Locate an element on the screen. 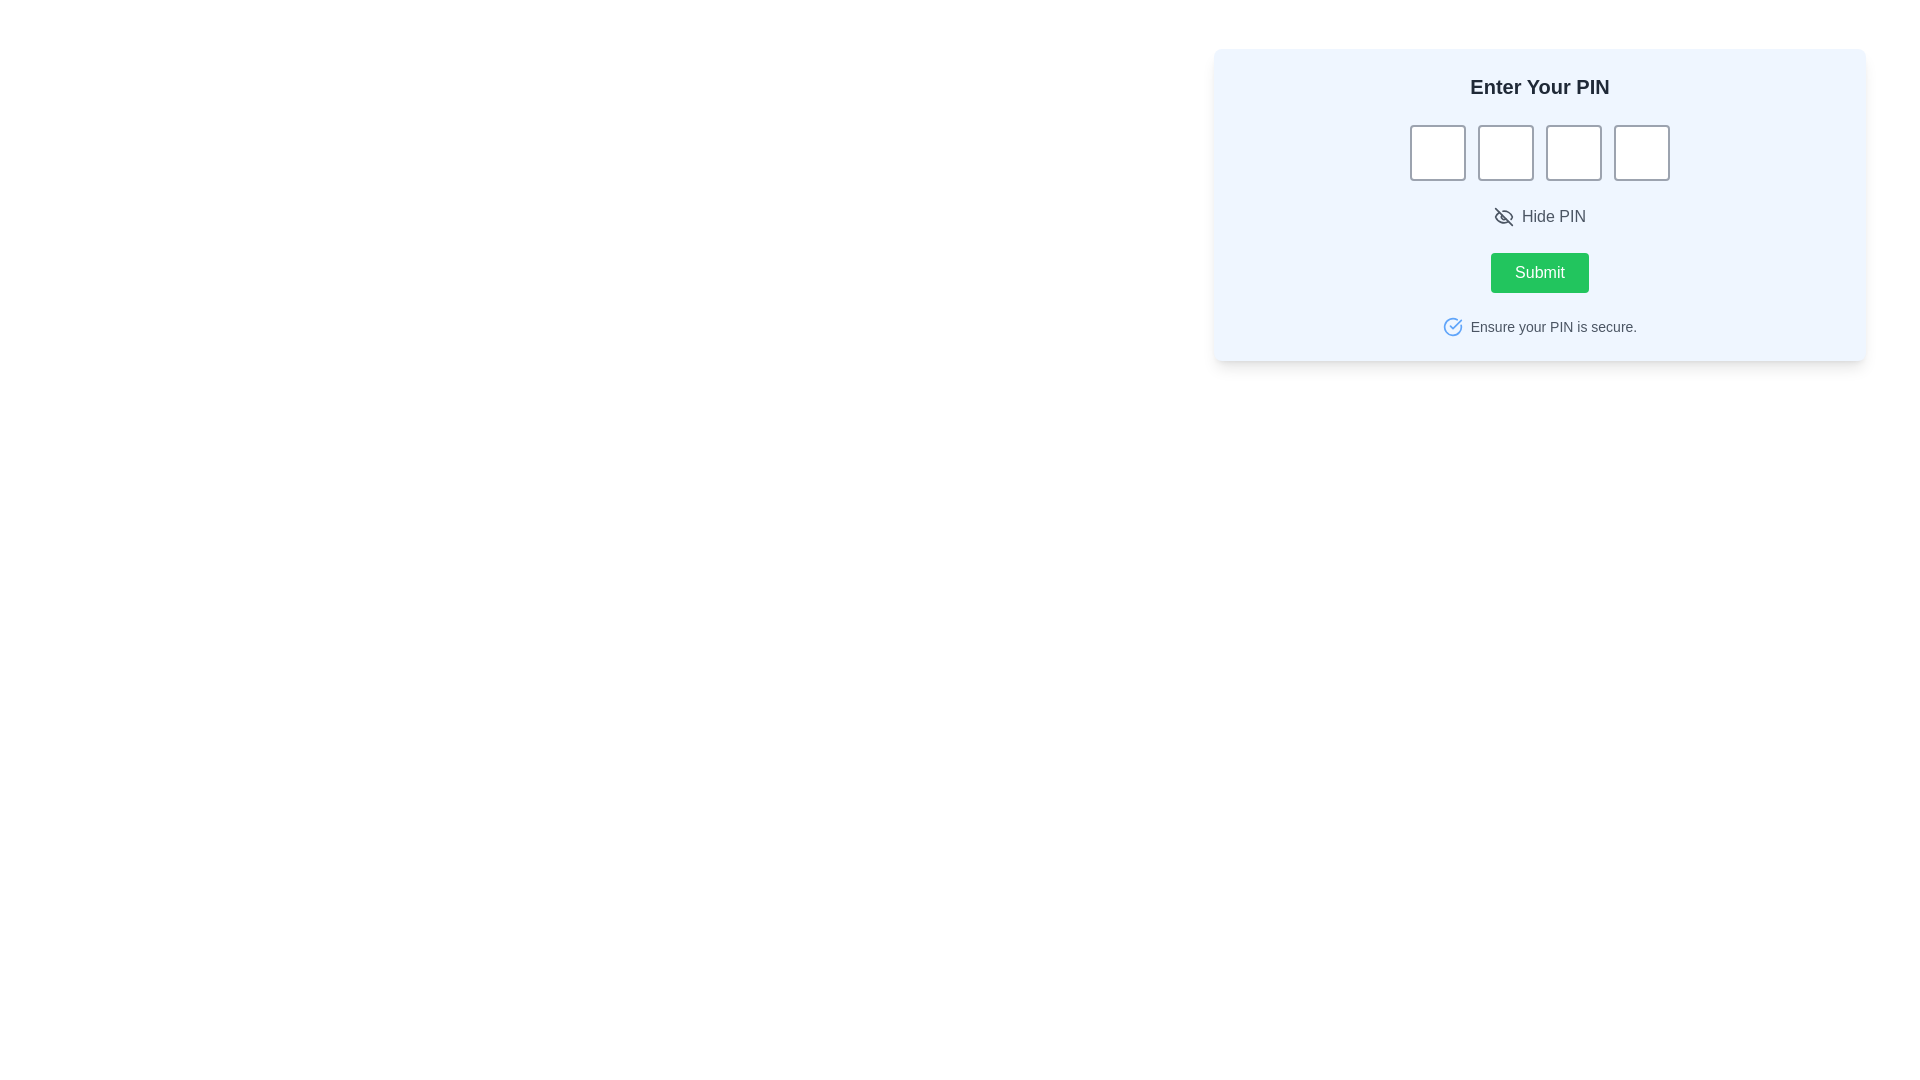 Image resolution: width=1920 pixels, height=1080 pixels. the fourth text input box in the sequence and tab to the next field is located at coordinates (1641, 152).